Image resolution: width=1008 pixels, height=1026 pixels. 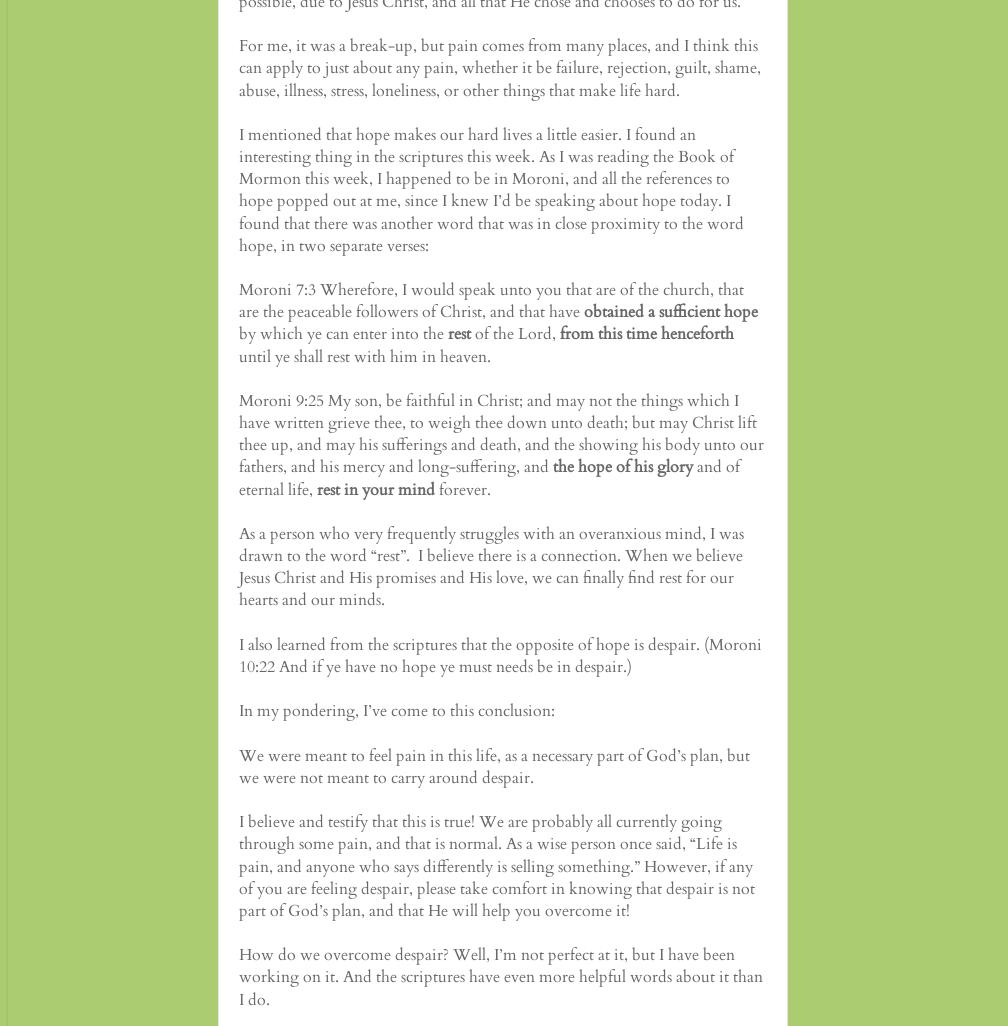 I want to click on 'We were meant to feel pain in this life, as a necessary part of God’s plan, but we were not meant to carry around despair.', so click(x=494, y=766).